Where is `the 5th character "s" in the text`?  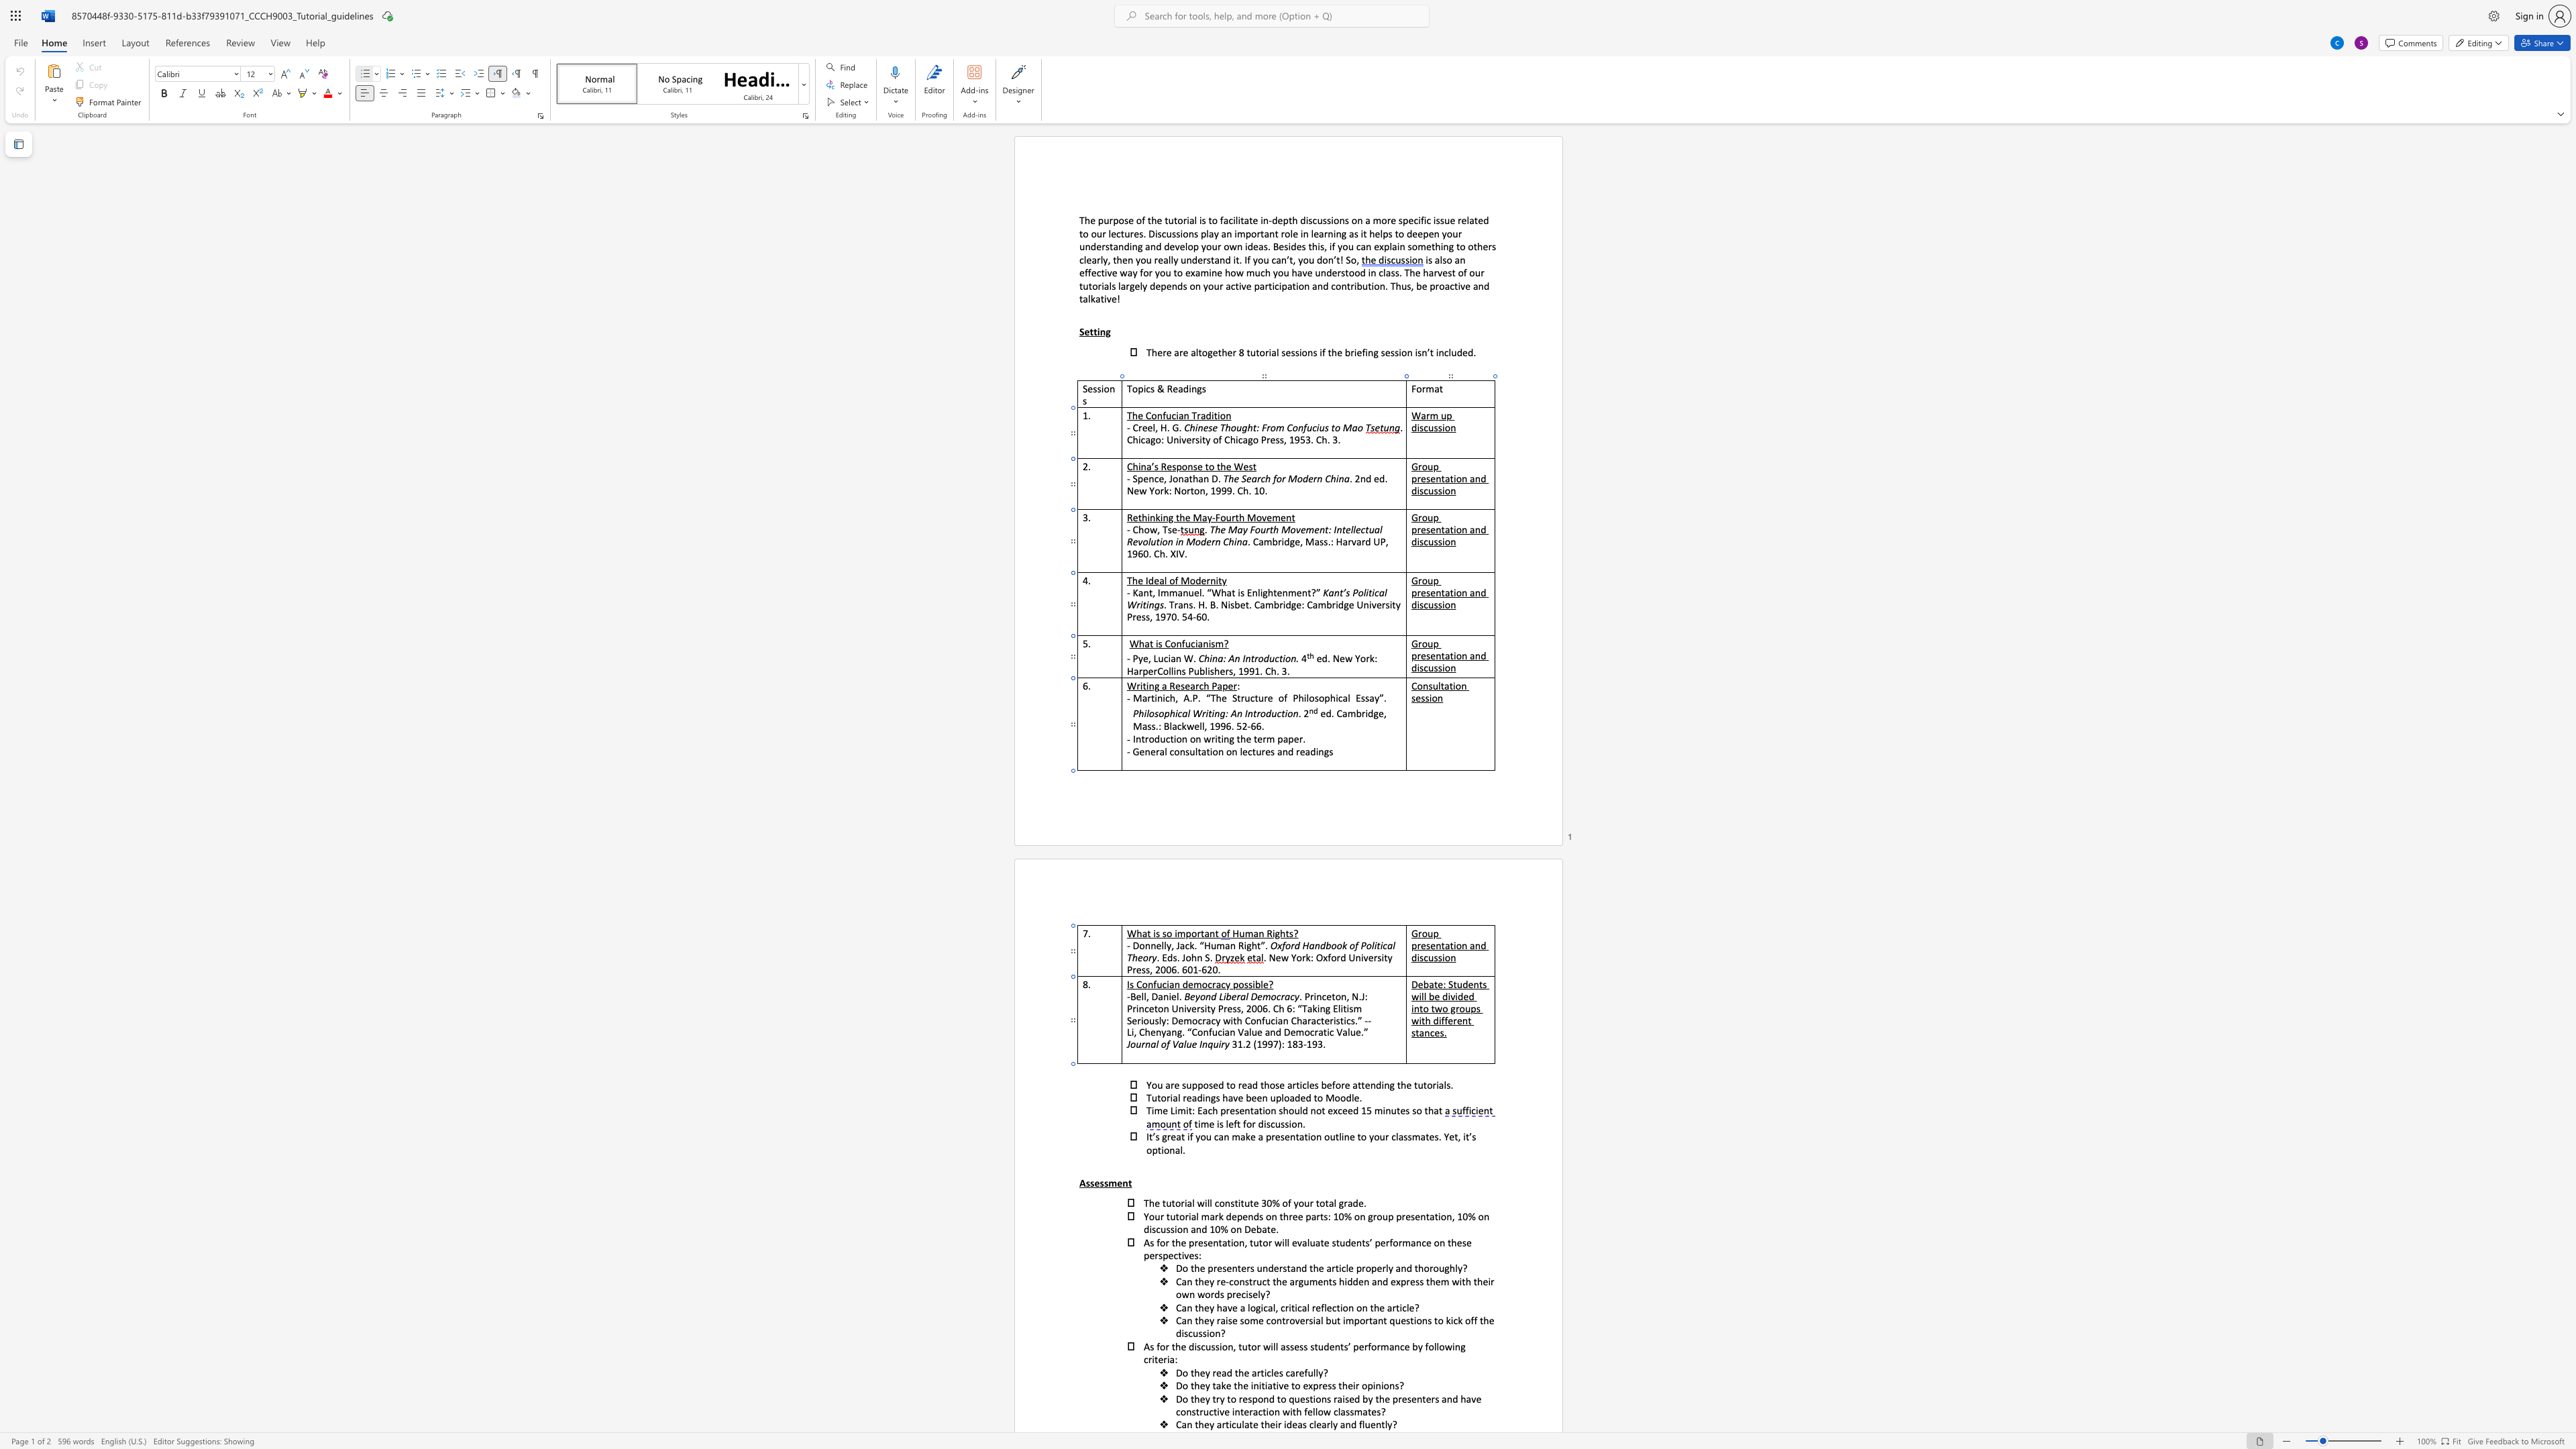 the 5th character "s" in the text is located at coordinates (1287, 1346).